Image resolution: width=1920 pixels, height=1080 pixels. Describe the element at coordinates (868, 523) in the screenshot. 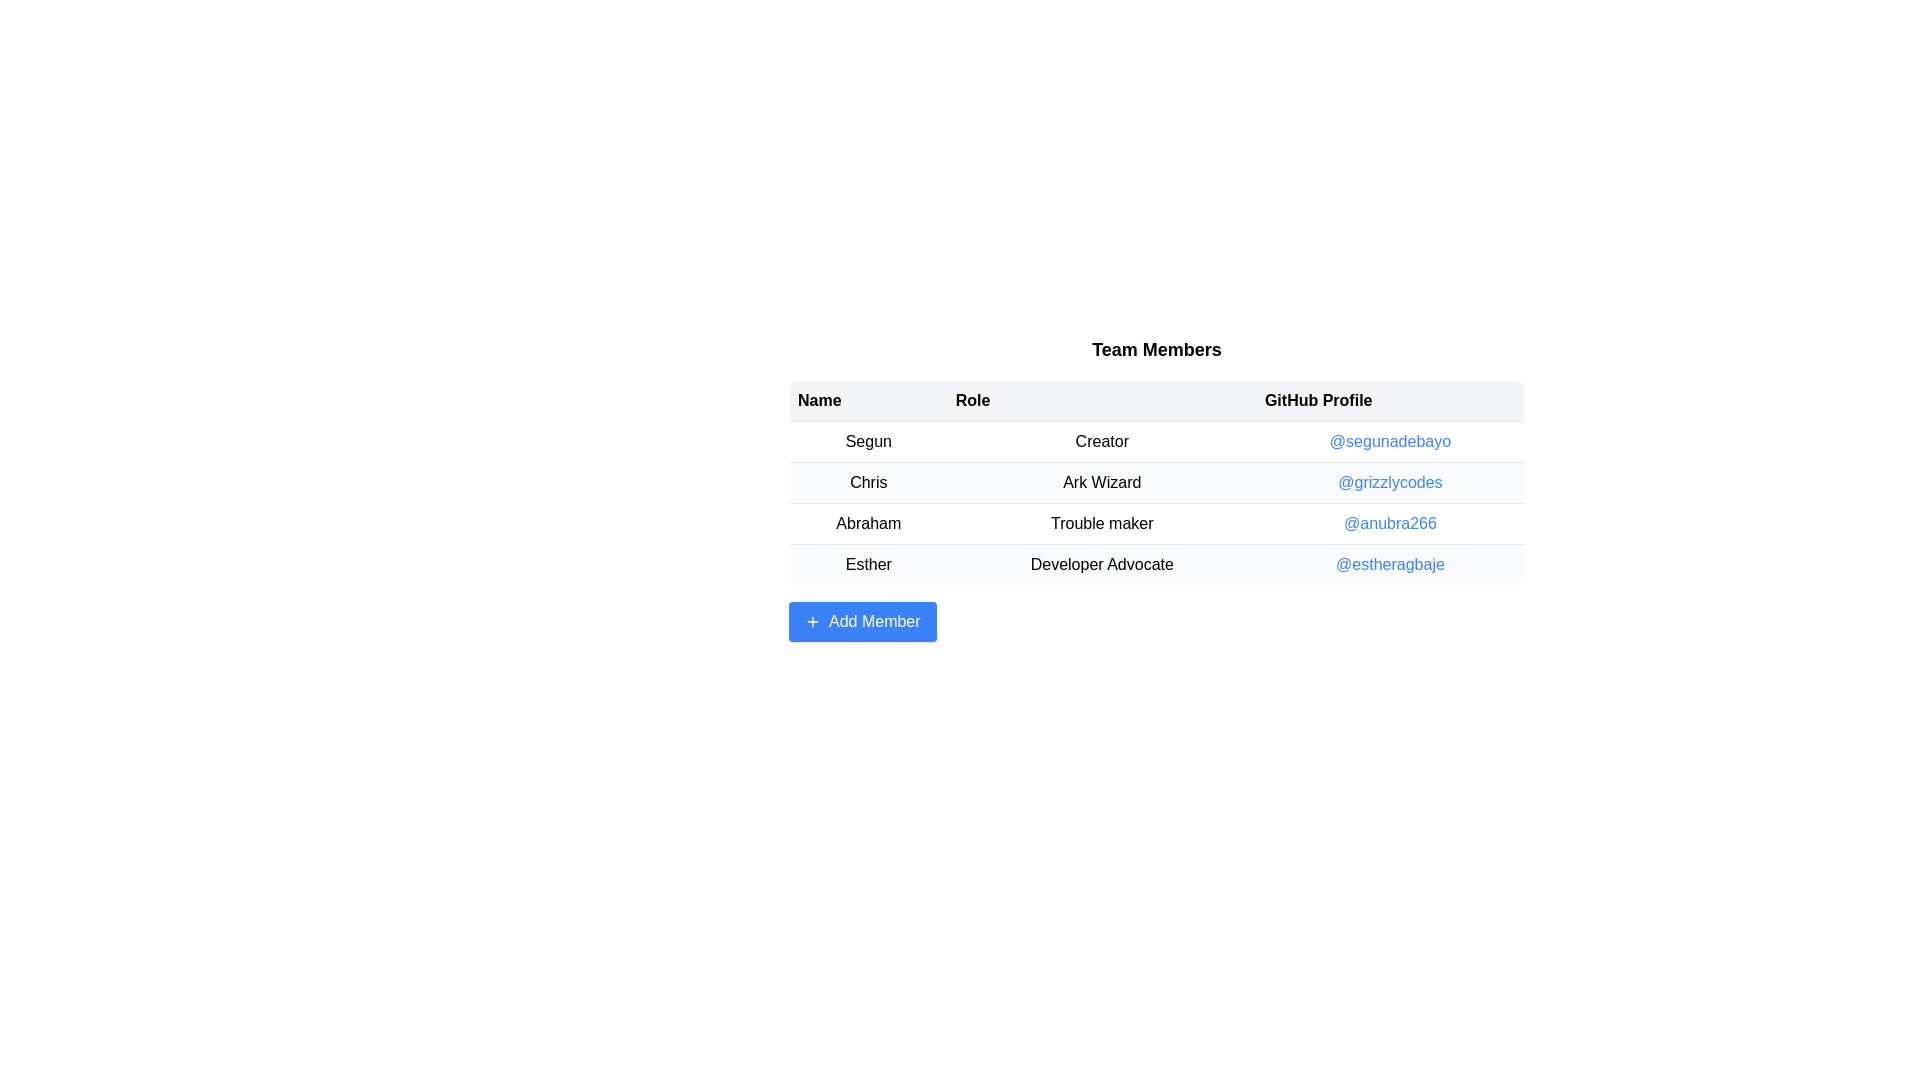

I see `the text element displaying 'Abraham' in the 'Name' column of the team member listing table` at that location.